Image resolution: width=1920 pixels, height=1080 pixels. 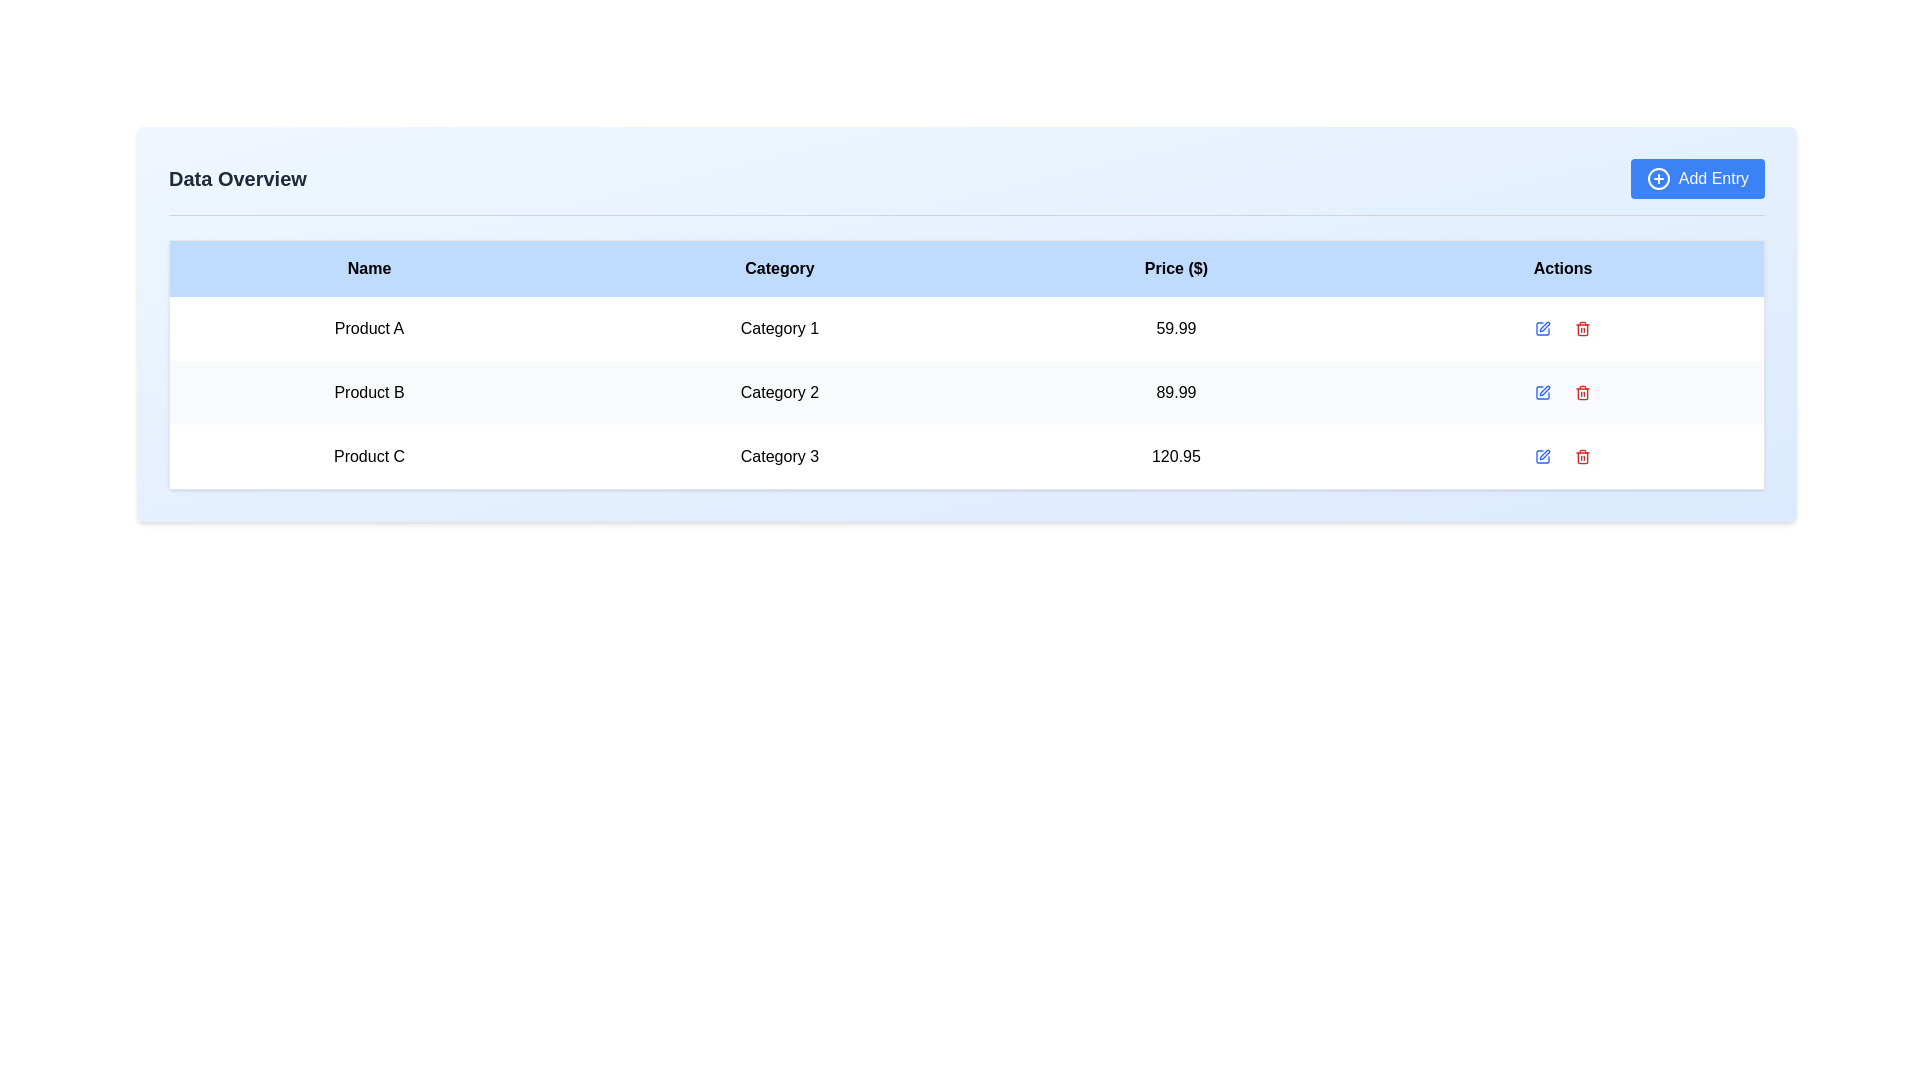 What do you see at coordinates (369, 457) in the screenshot?
I see `the text label displaying 'Product C' in the first cell of the third row of the table, under the 'Name' column` at bounding box center [369, 457].